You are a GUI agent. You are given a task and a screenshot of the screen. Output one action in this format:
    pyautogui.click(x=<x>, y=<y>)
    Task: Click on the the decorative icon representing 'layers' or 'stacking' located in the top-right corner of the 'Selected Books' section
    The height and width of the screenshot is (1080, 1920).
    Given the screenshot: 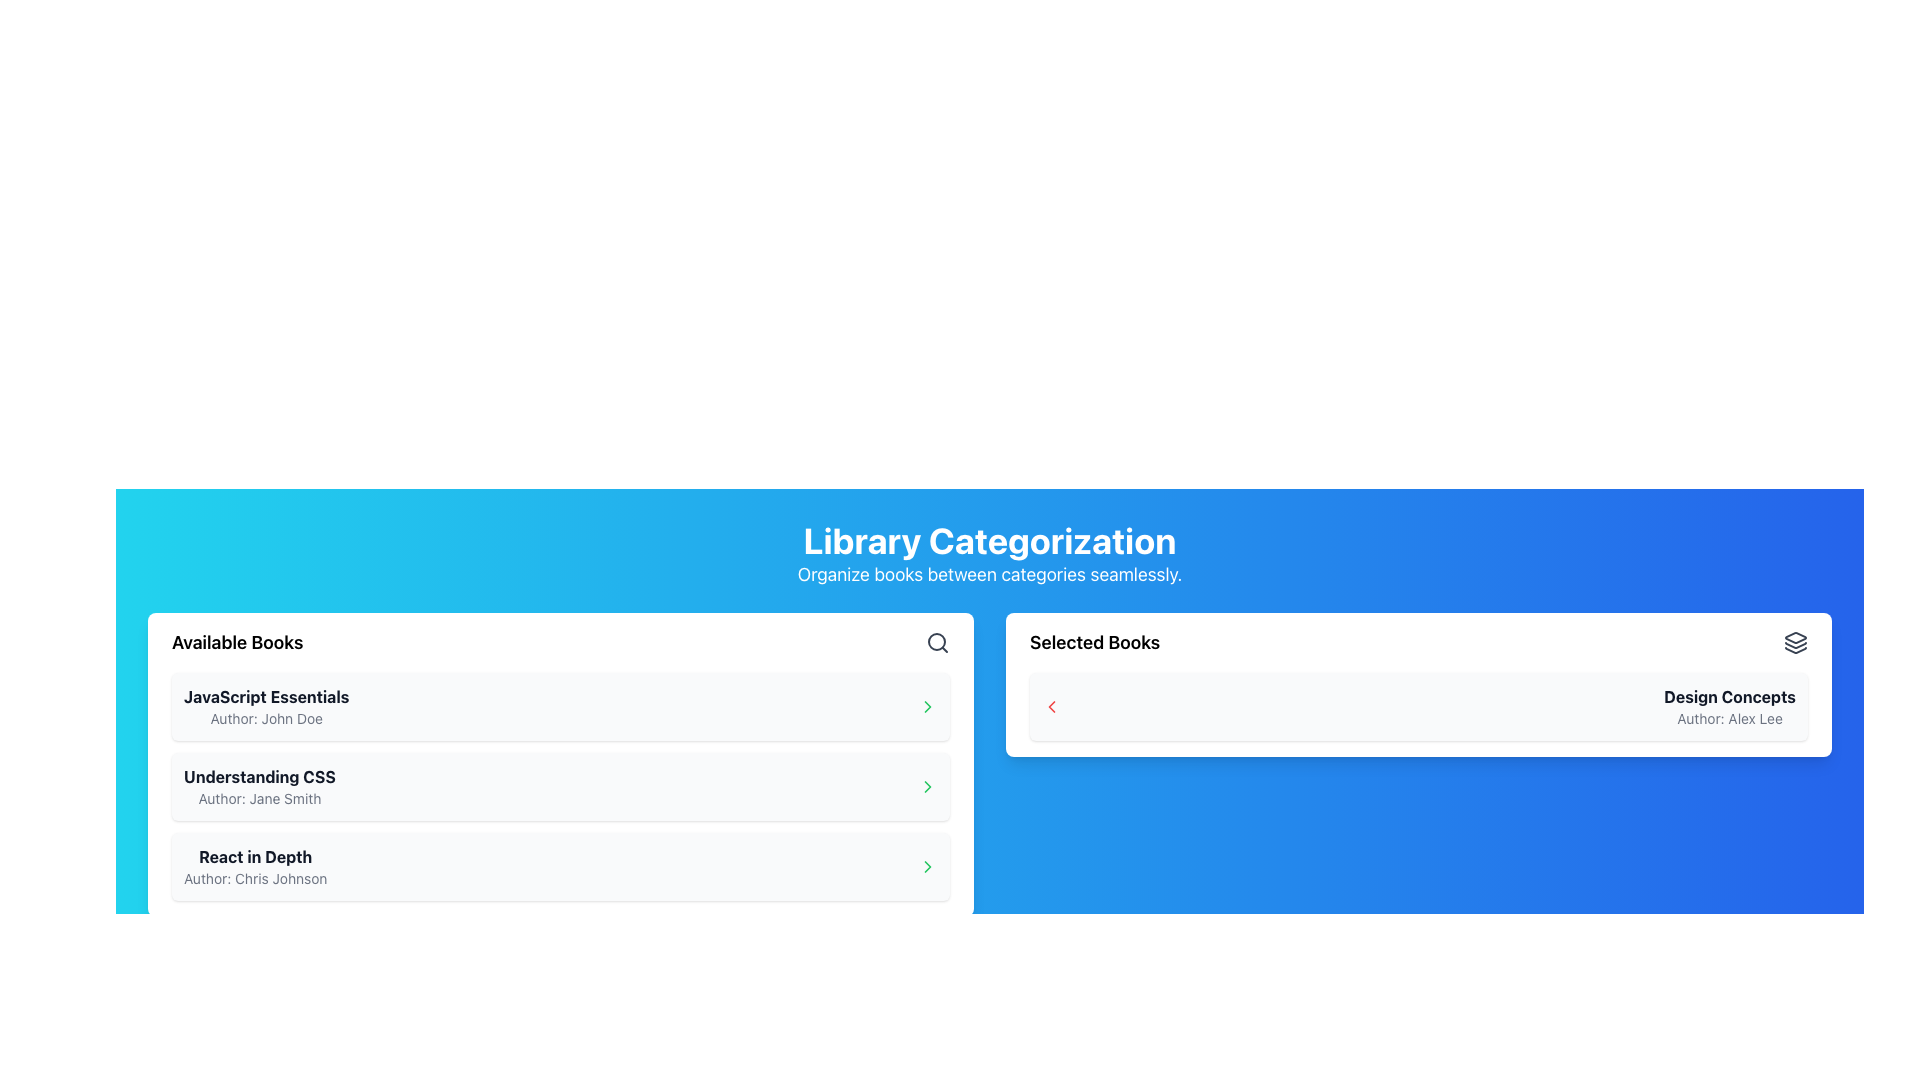 What is the action you would take?
    pyautogui.click(x=1795, y=637)
    